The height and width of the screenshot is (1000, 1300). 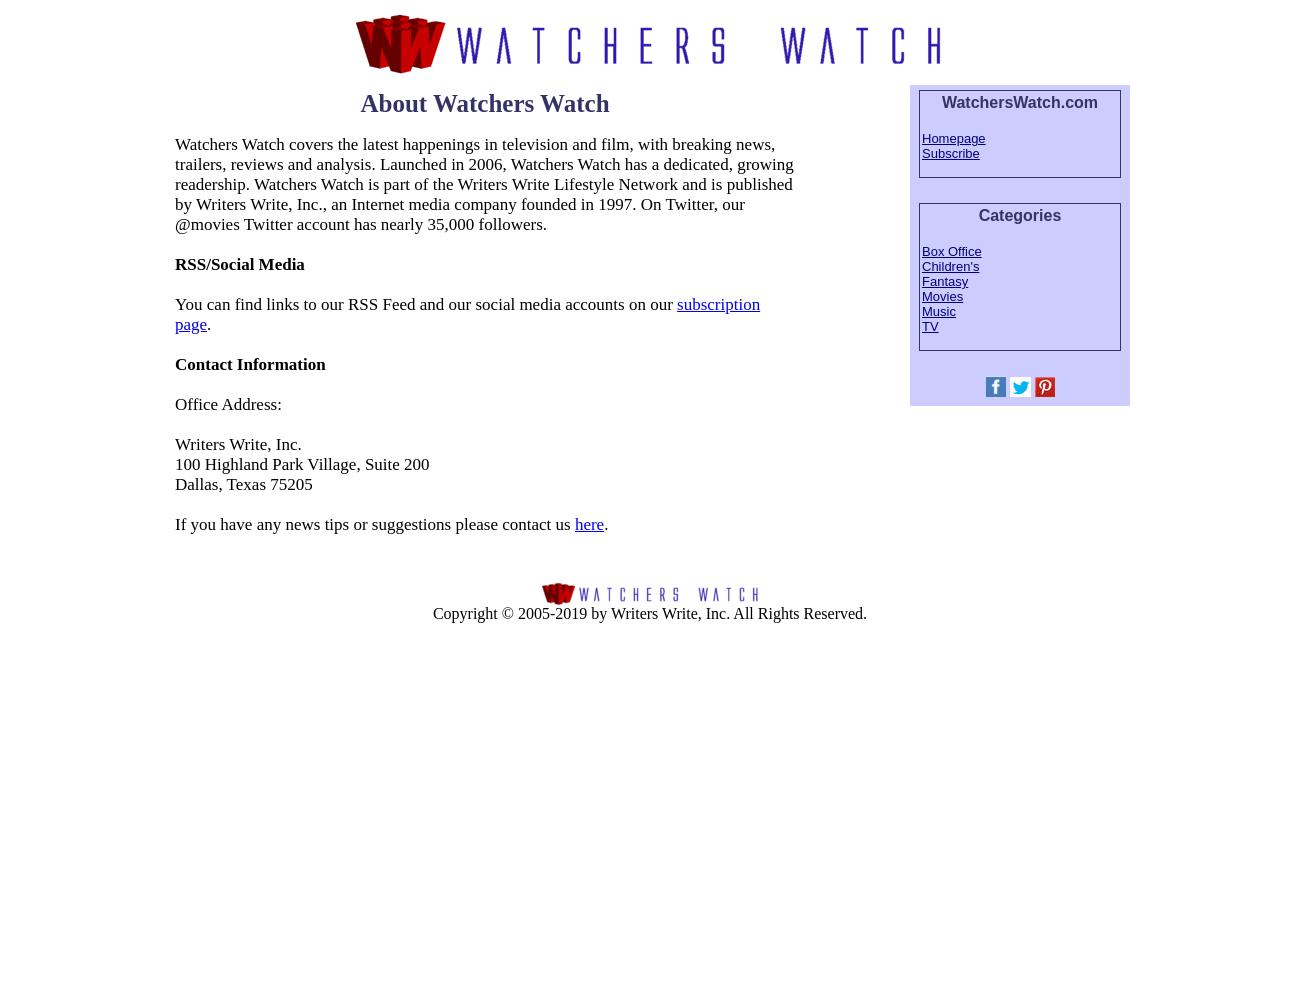 What do you see at coordinates (942, 296) in the screenshot?
I see `'Movies'` at bounding box center [942, 296].